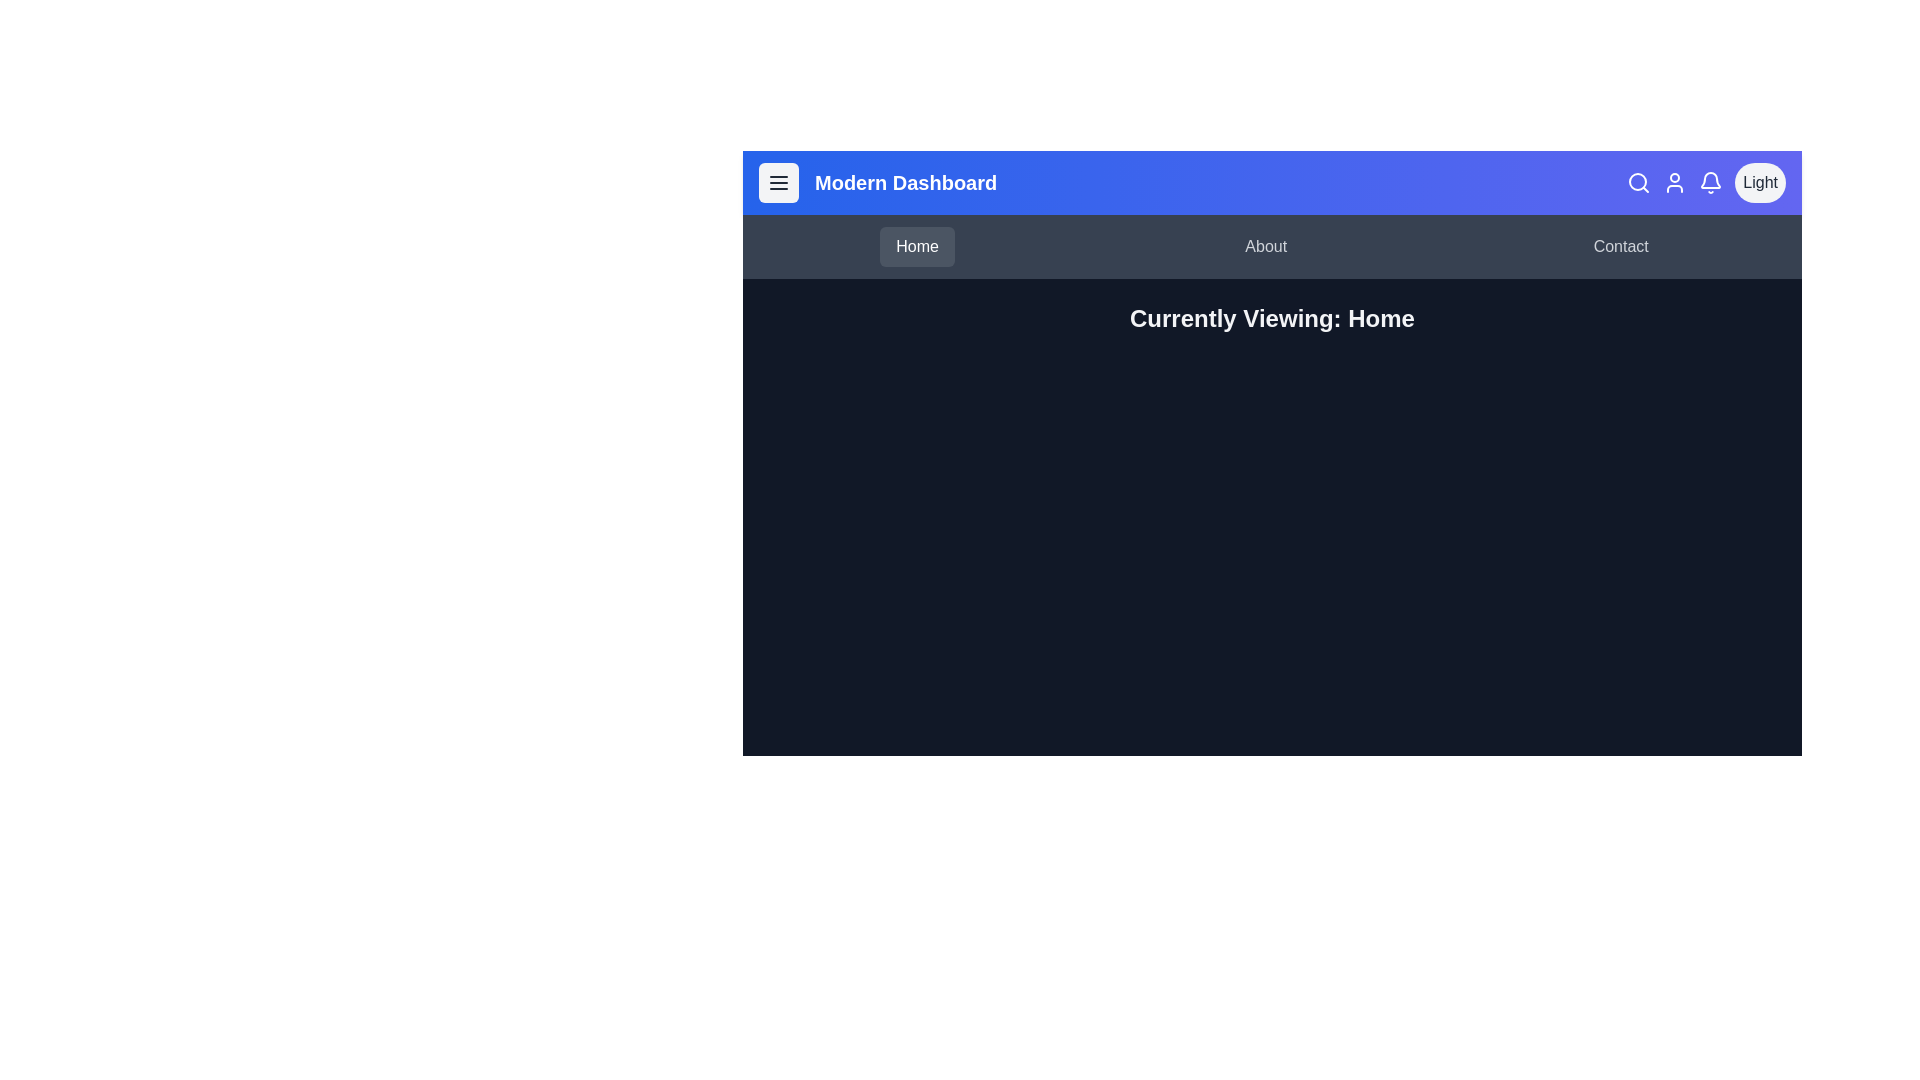 The width and height of the screenshot is (1920, 1080). What do you see at coordinates (1265, 245) in the screenshot?
I see `the navigation tab About to view the hover effect` at bounding box center [1265, 245].